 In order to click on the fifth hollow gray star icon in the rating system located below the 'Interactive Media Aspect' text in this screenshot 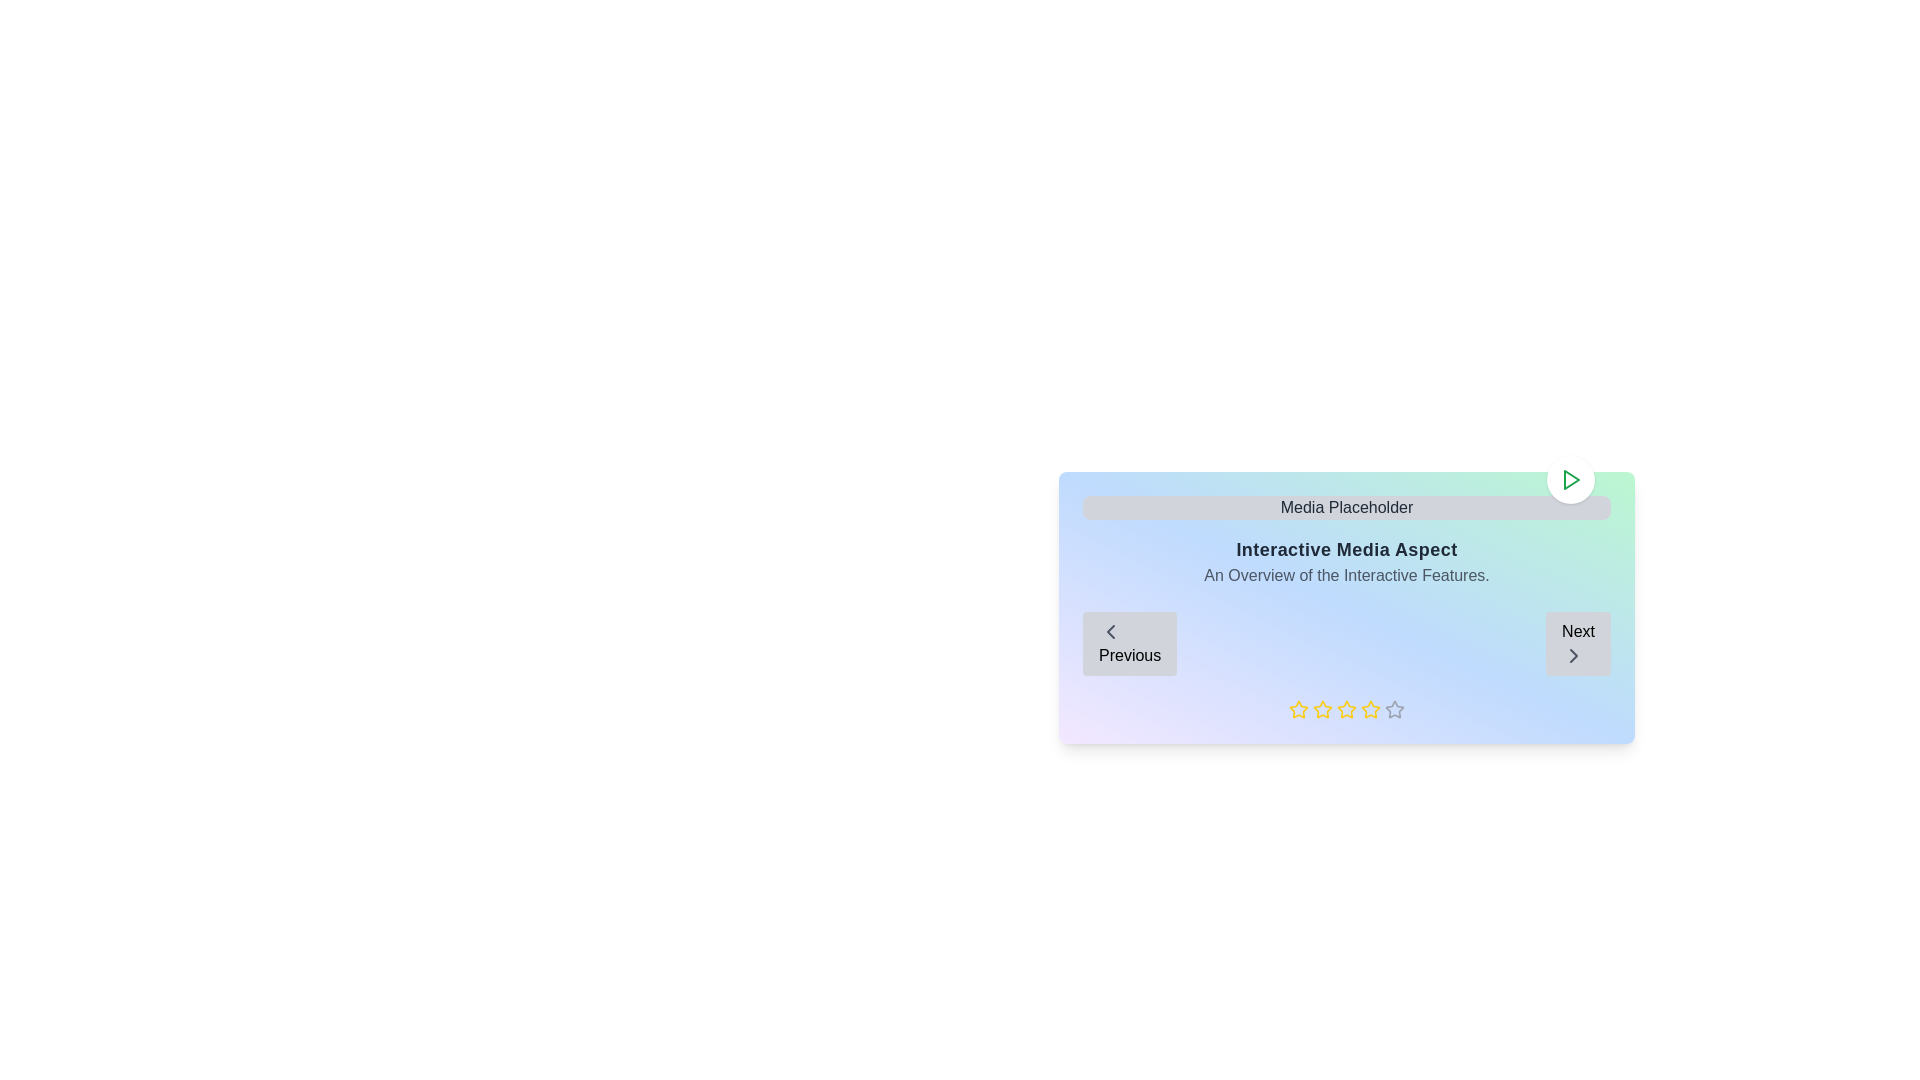, I will do `click(1394, 708)`.